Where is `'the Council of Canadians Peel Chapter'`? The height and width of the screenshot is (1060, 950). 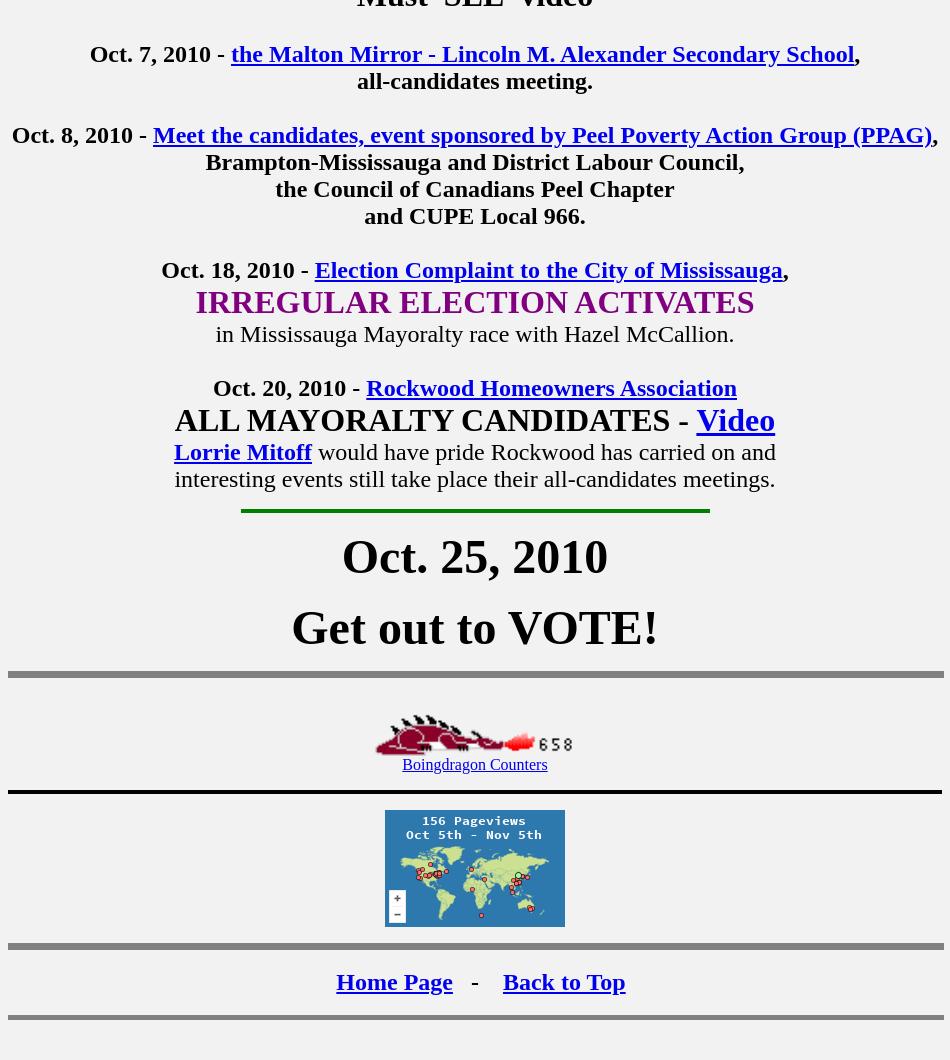
'the Council of Canadians Peel Chapter' is located at coordinates (473, 187).